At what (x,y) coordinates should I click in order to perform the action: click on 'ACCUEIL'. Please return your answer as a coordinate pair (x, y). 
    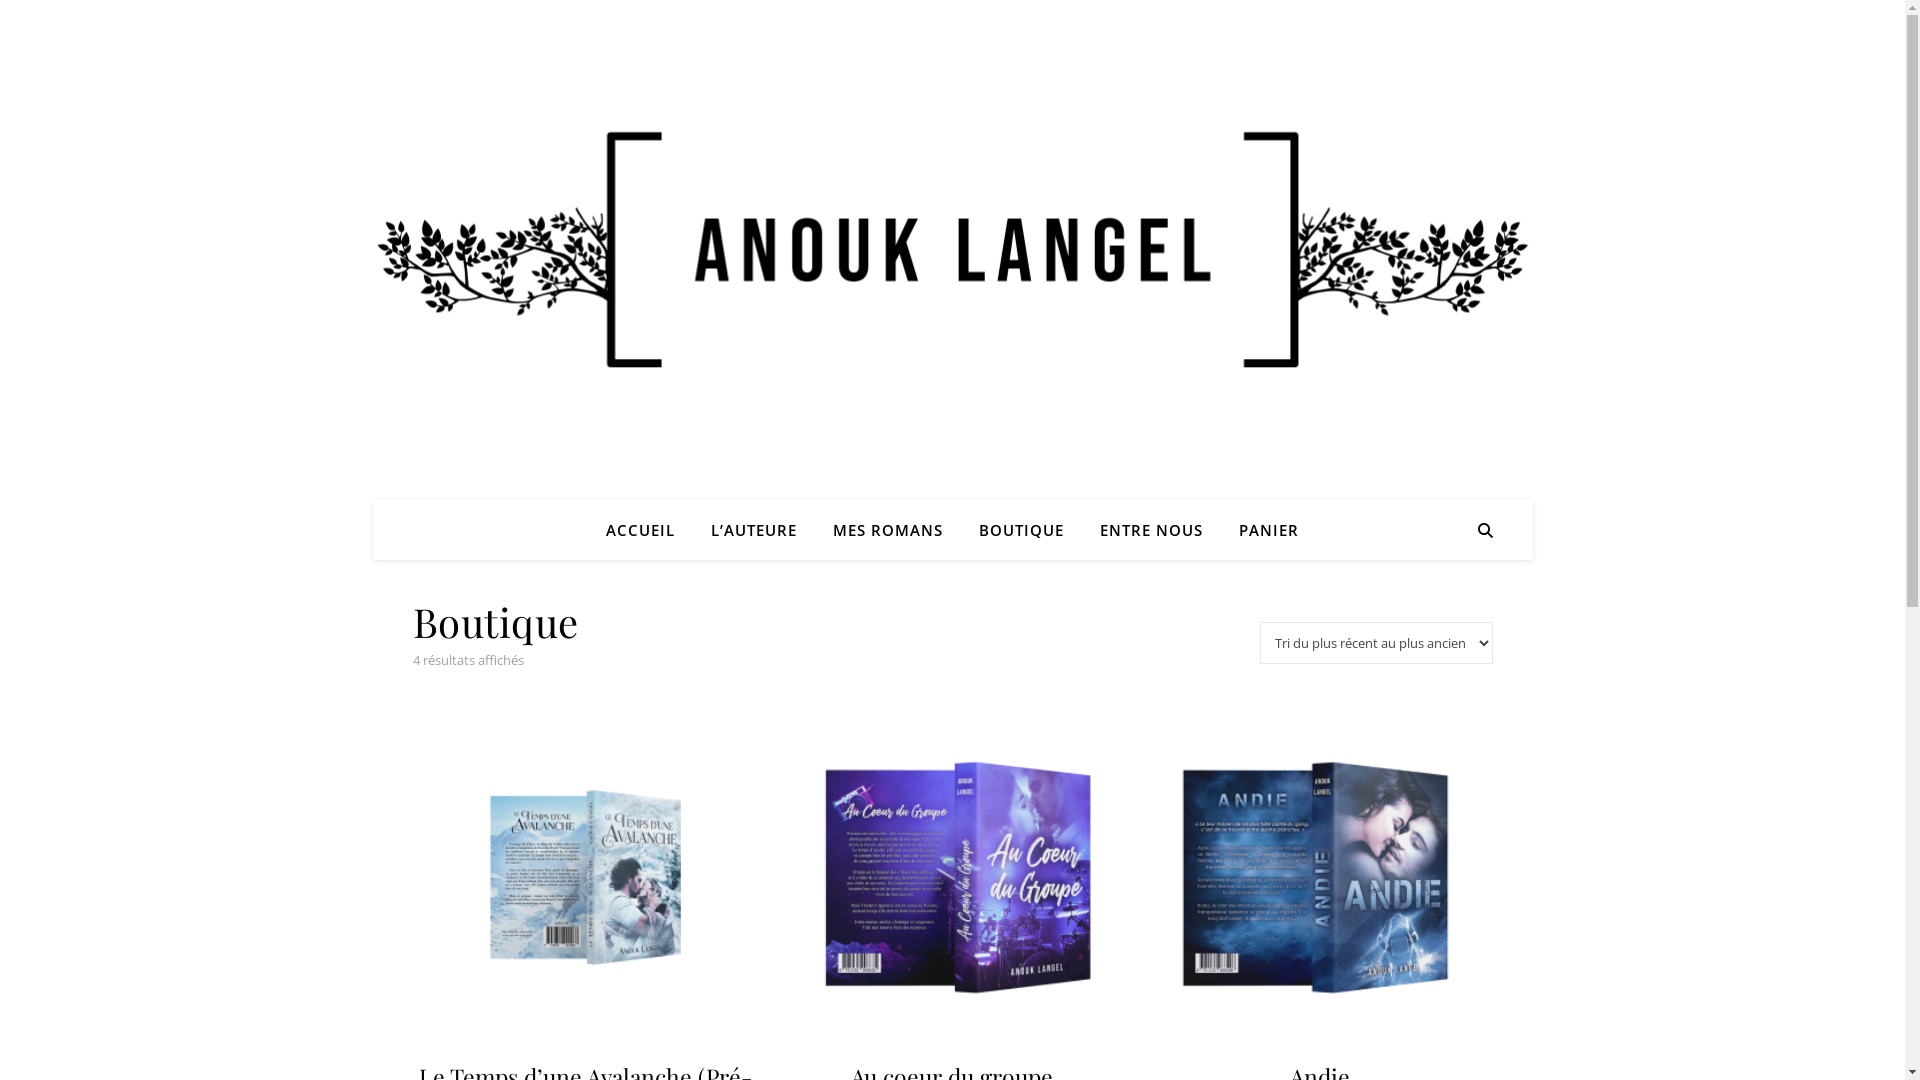
    Looking at the image, I should click on (648, 528).